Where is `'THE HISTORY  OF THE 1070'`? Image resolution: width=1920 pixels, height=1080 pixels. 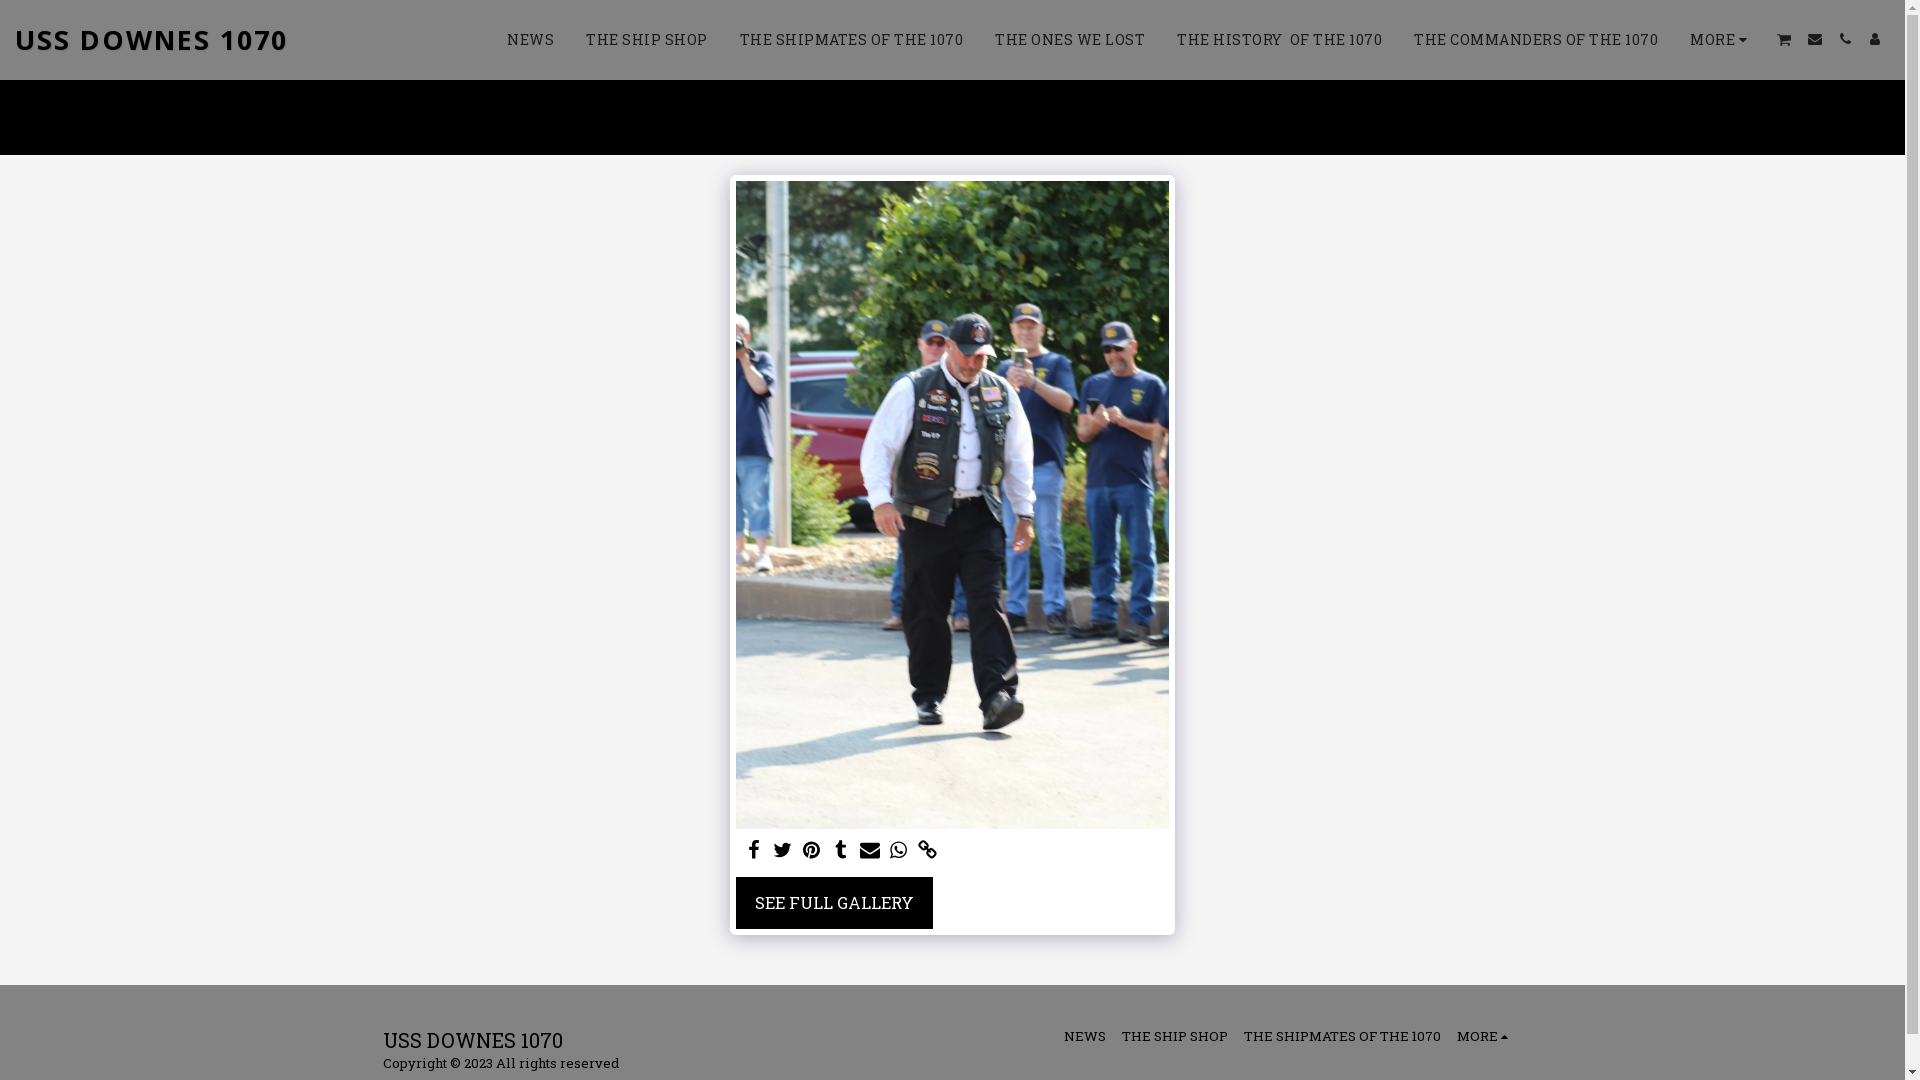 'THE HISTORY  OF THE 1070' is located at coordinates (1278, 39).